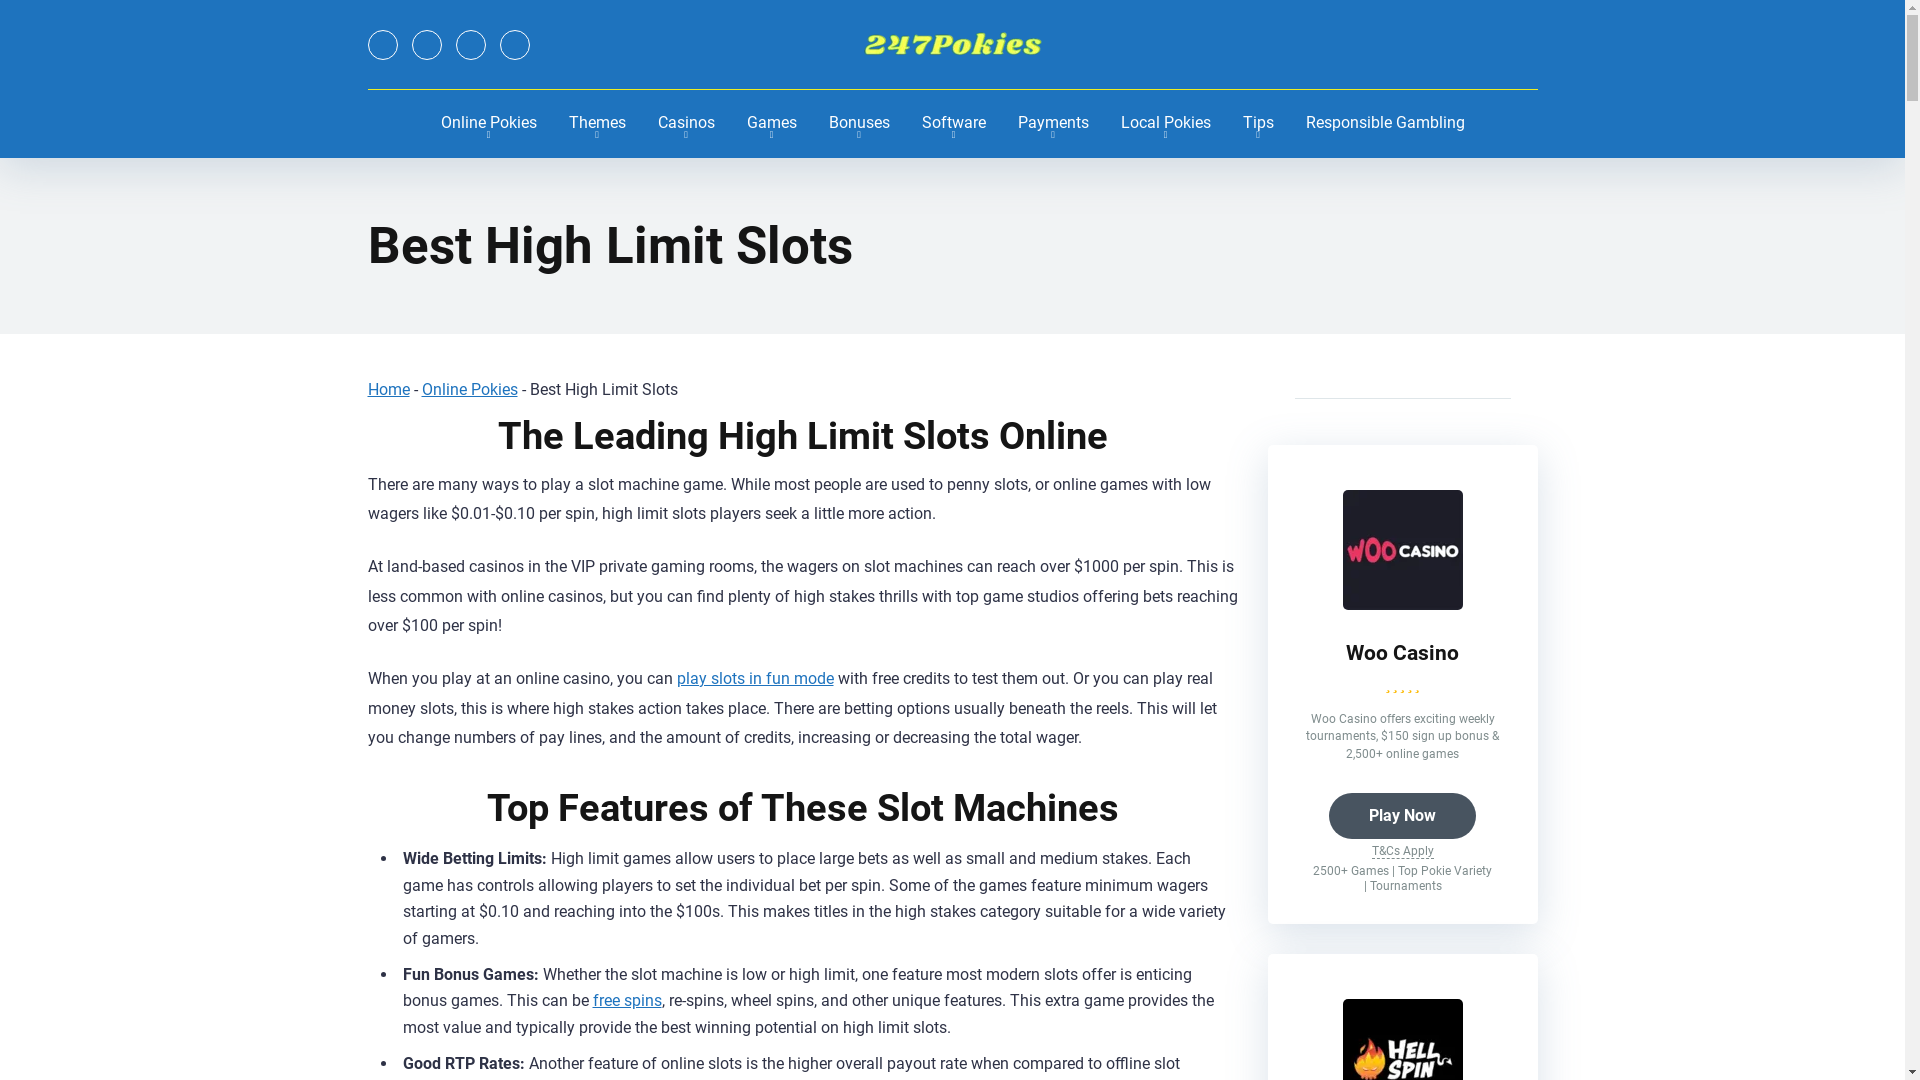  What do you see at coordinates (1052, 123) in the screenshot?
I see `'Payments'` at bounding box center [1052, 123].